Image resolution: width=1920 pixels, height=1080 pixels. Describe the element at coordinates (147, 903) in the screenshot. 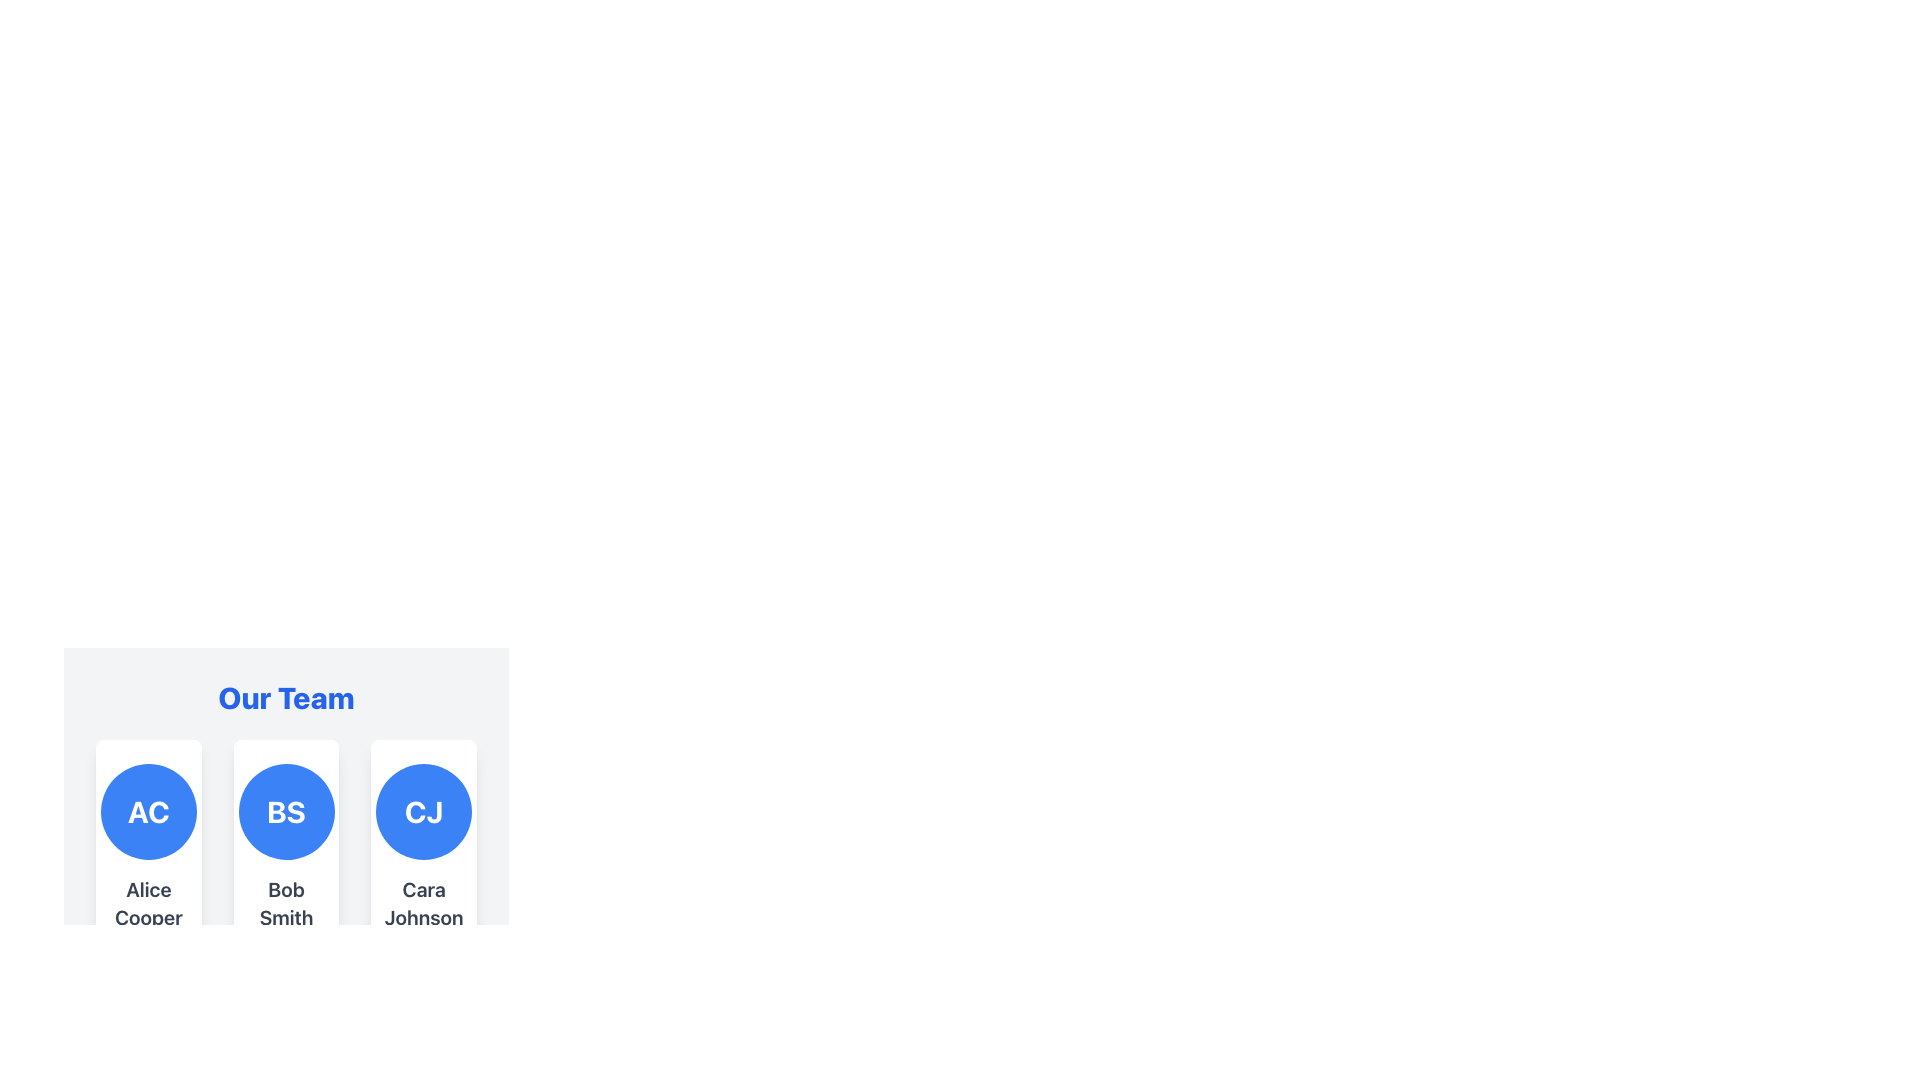

I see `the text label displaying 'Alice Cooper', which is in a large, bold font, dark gray color, and is centered under the avatar labeled 'AC'` at that location.